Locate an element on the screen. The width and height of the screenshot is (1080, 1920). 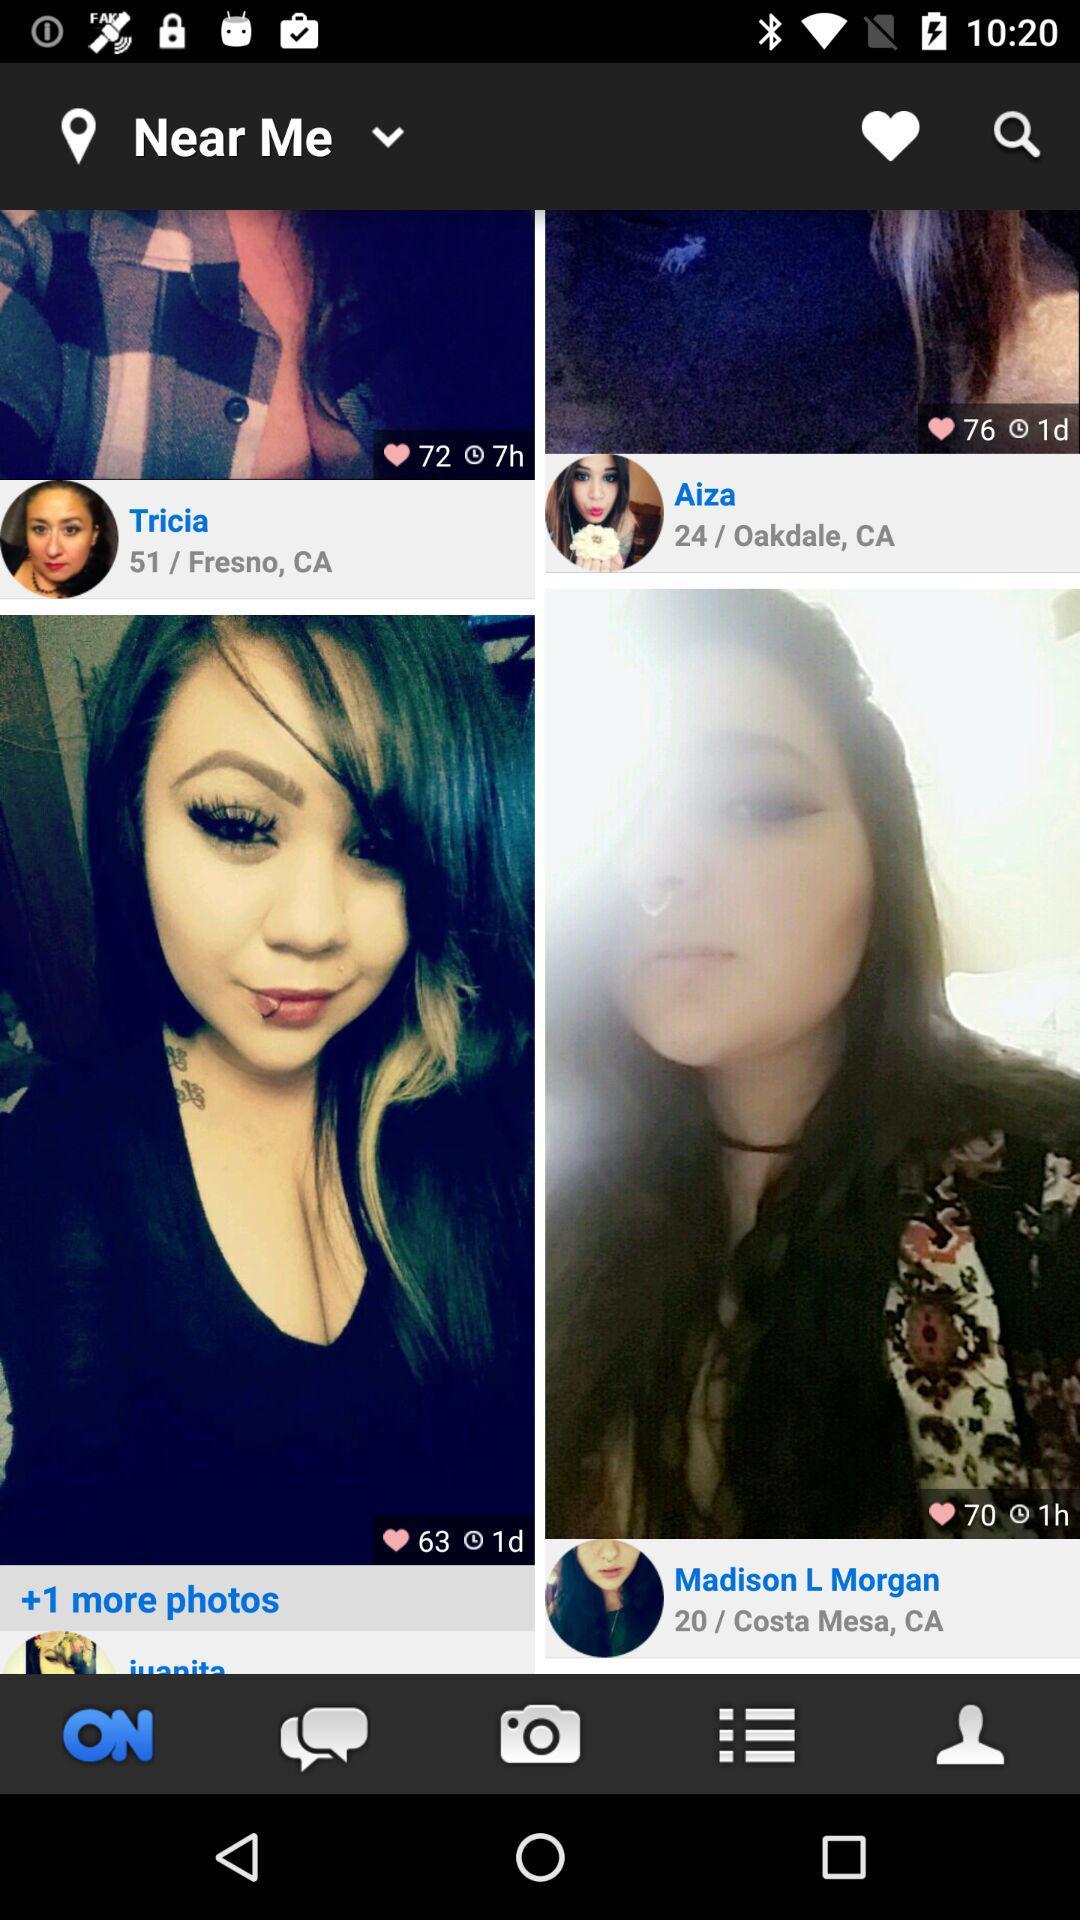
photo library is located at coordinates (266, 1089).